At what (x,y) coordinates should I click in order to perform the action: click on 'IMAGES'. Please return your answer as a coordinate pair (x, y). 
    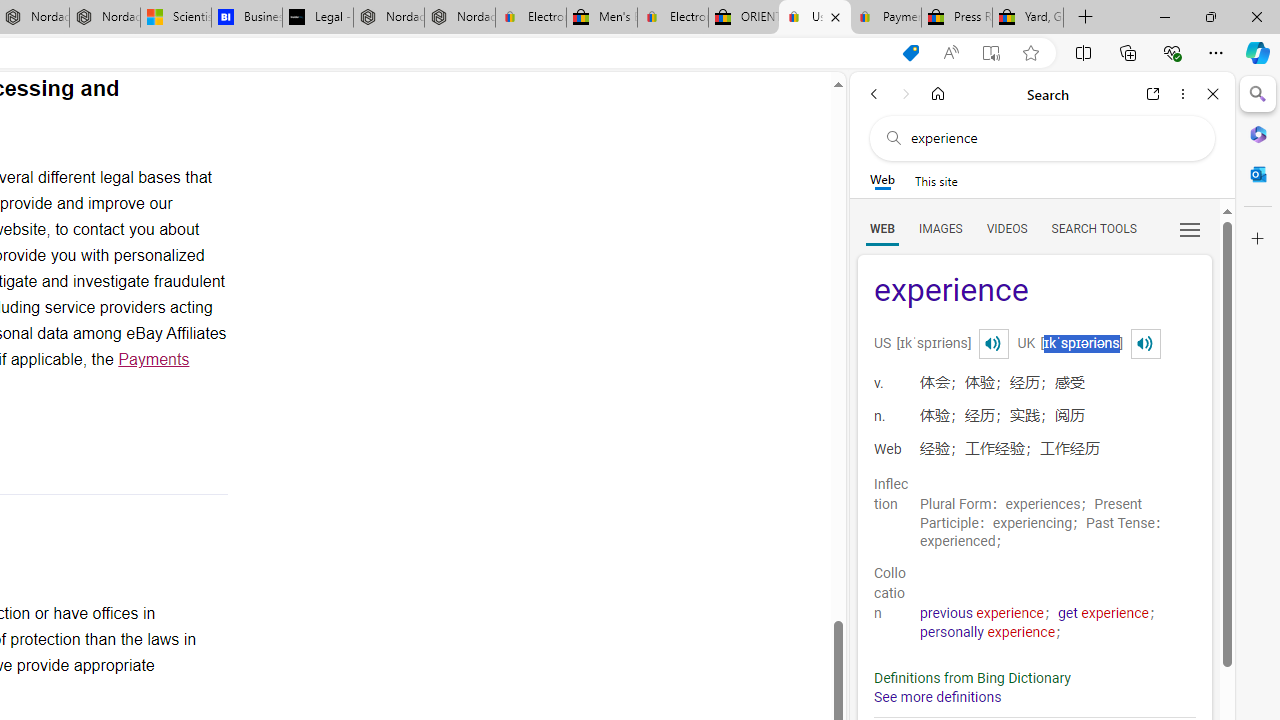
    Looking at the image, I should click on (939, 227).